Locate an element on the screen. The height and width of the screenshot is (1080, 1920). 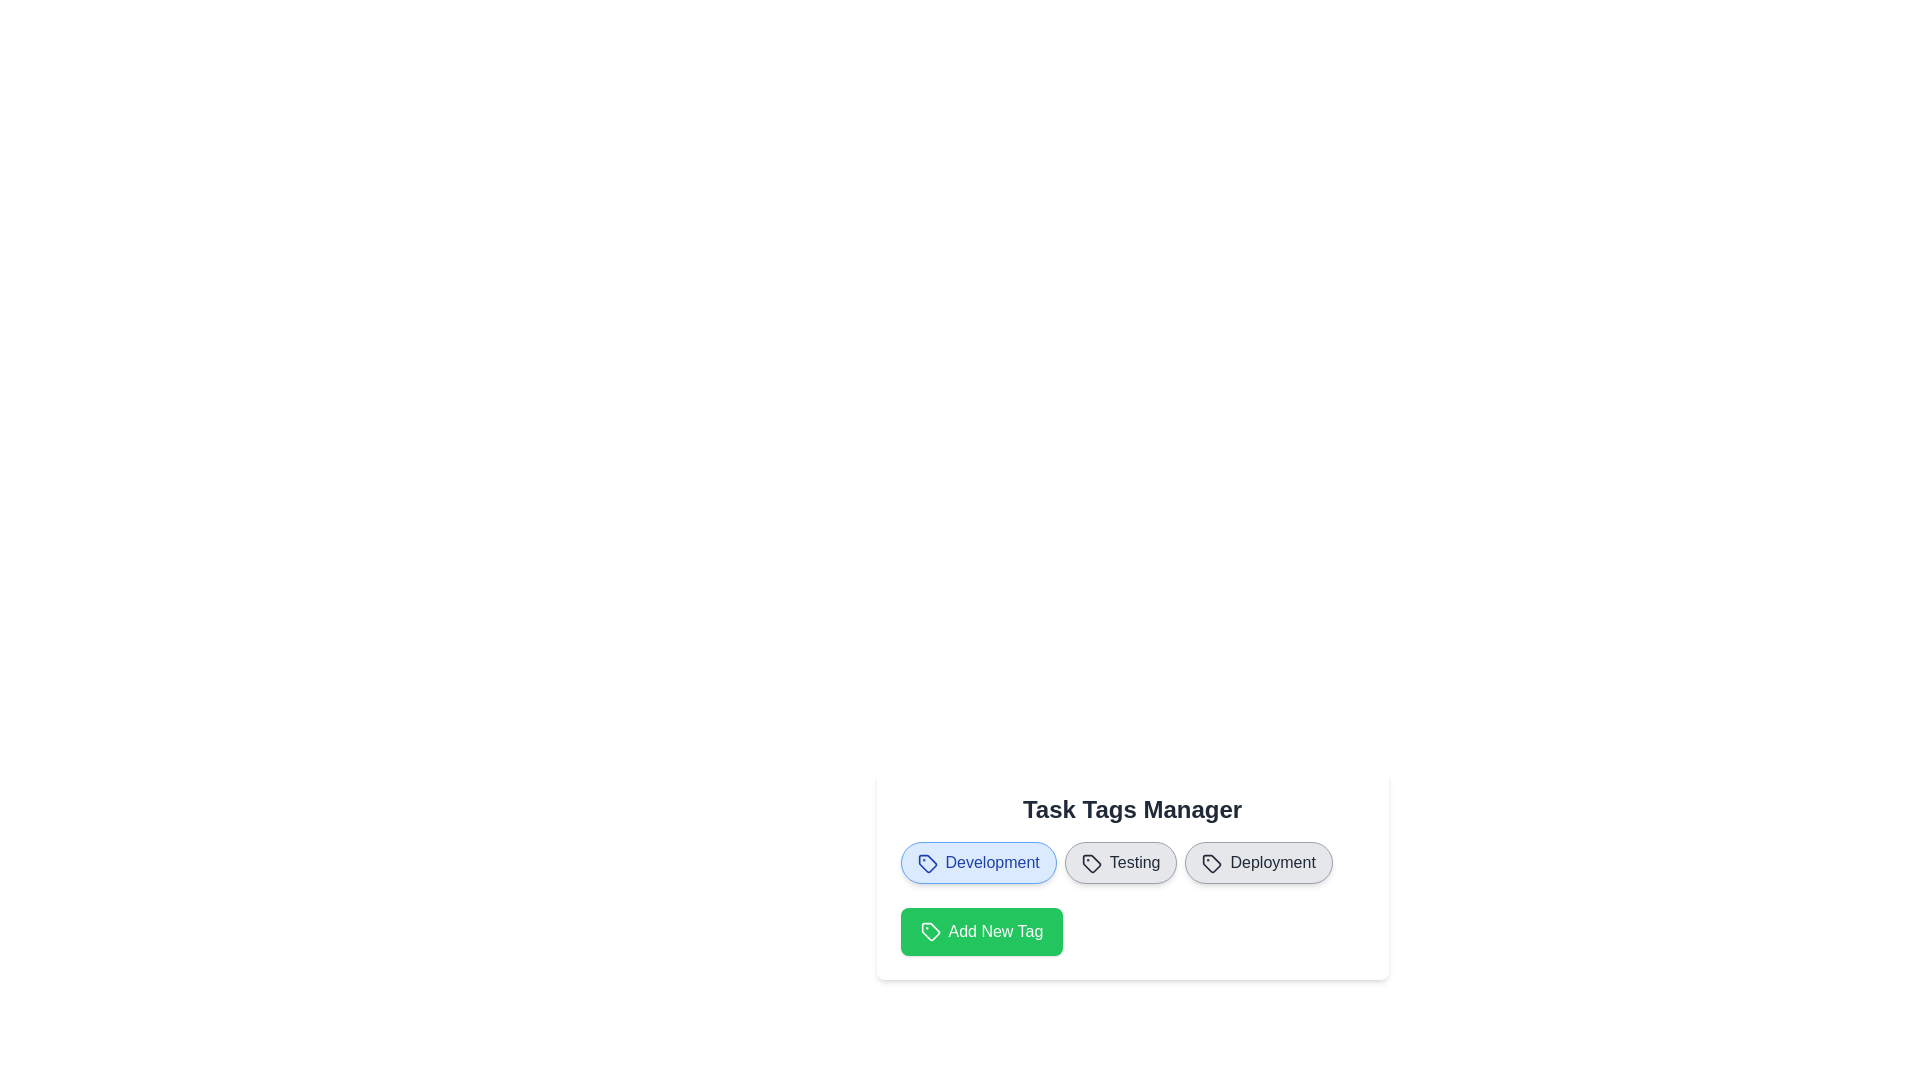
the pill-shaped button labeled 'Testing' with a gray background and price tag icon is located at coordinates (1121, 862).